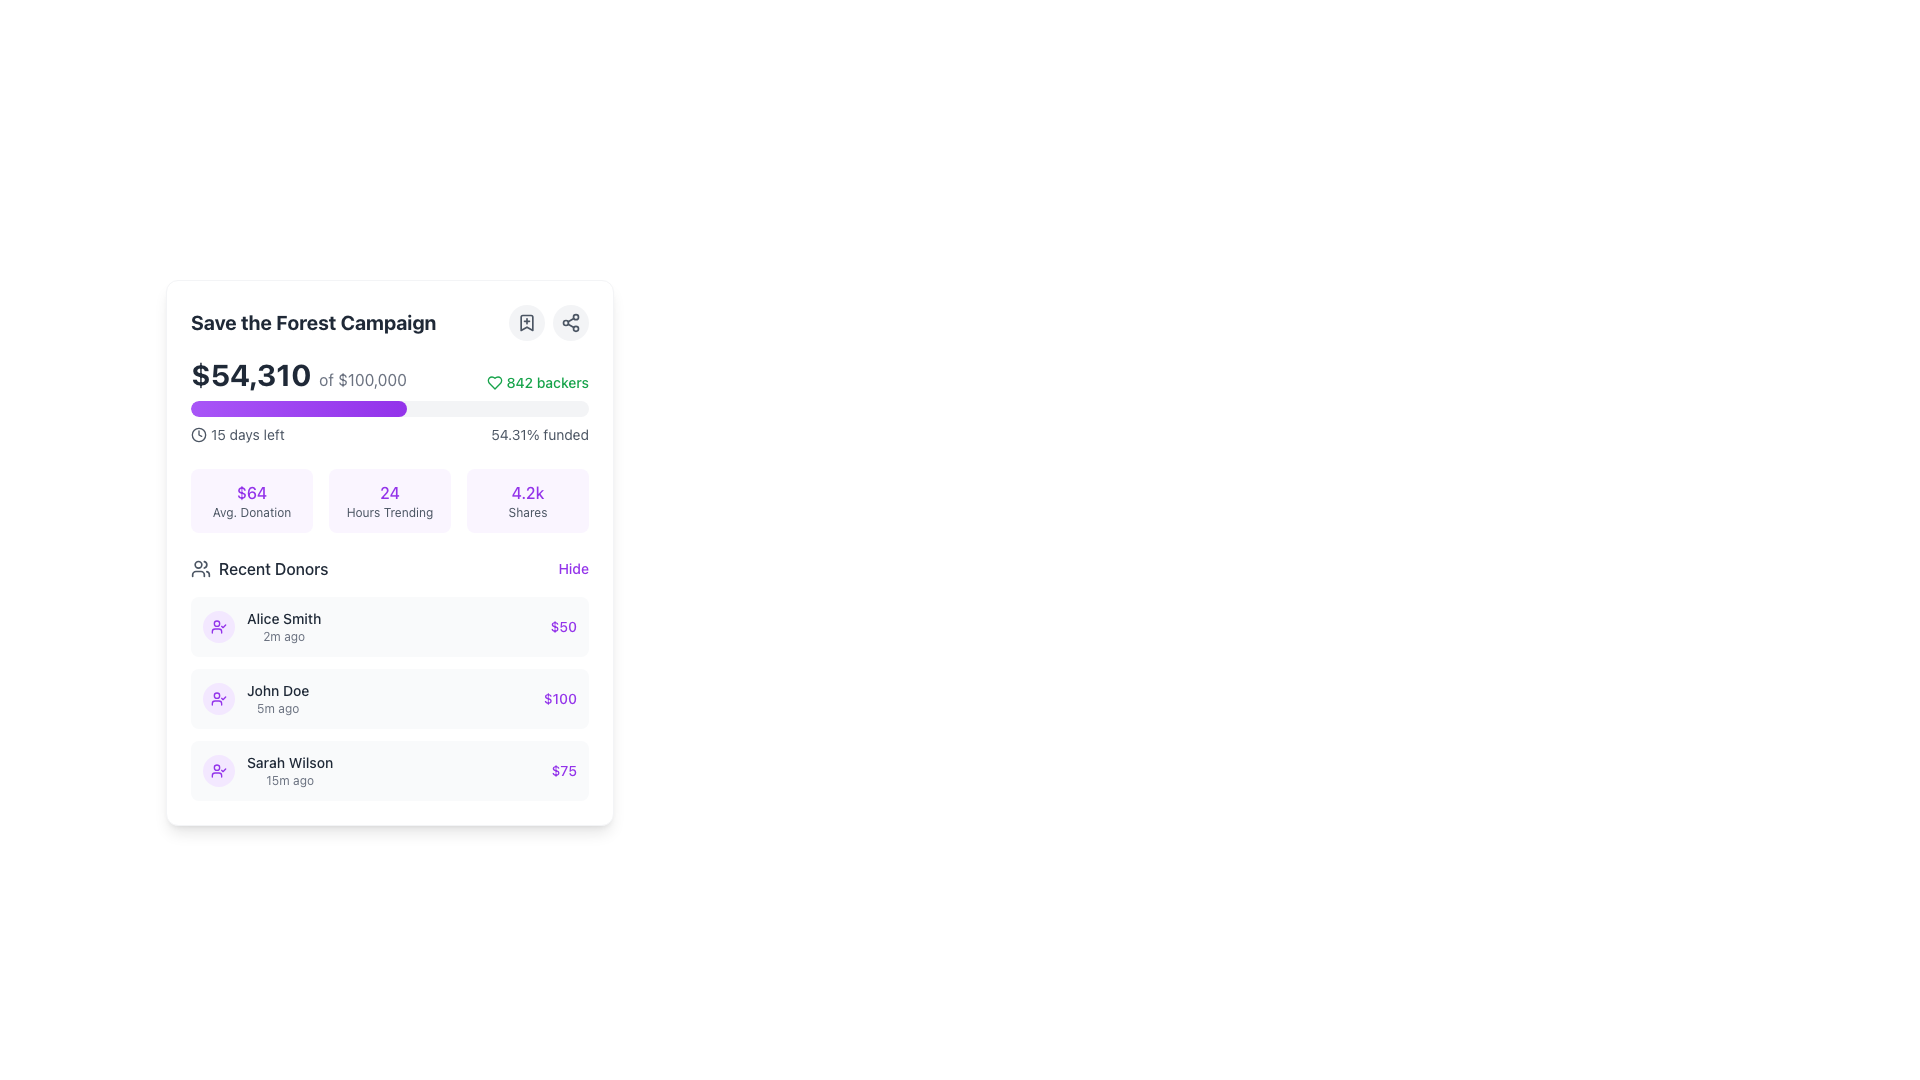 This screenshot has height=1080, width=1920. I want to click on the green heart-shaped icon located to the left of the text '842 backers' in the upper-right area of the card, so click(494, 382).